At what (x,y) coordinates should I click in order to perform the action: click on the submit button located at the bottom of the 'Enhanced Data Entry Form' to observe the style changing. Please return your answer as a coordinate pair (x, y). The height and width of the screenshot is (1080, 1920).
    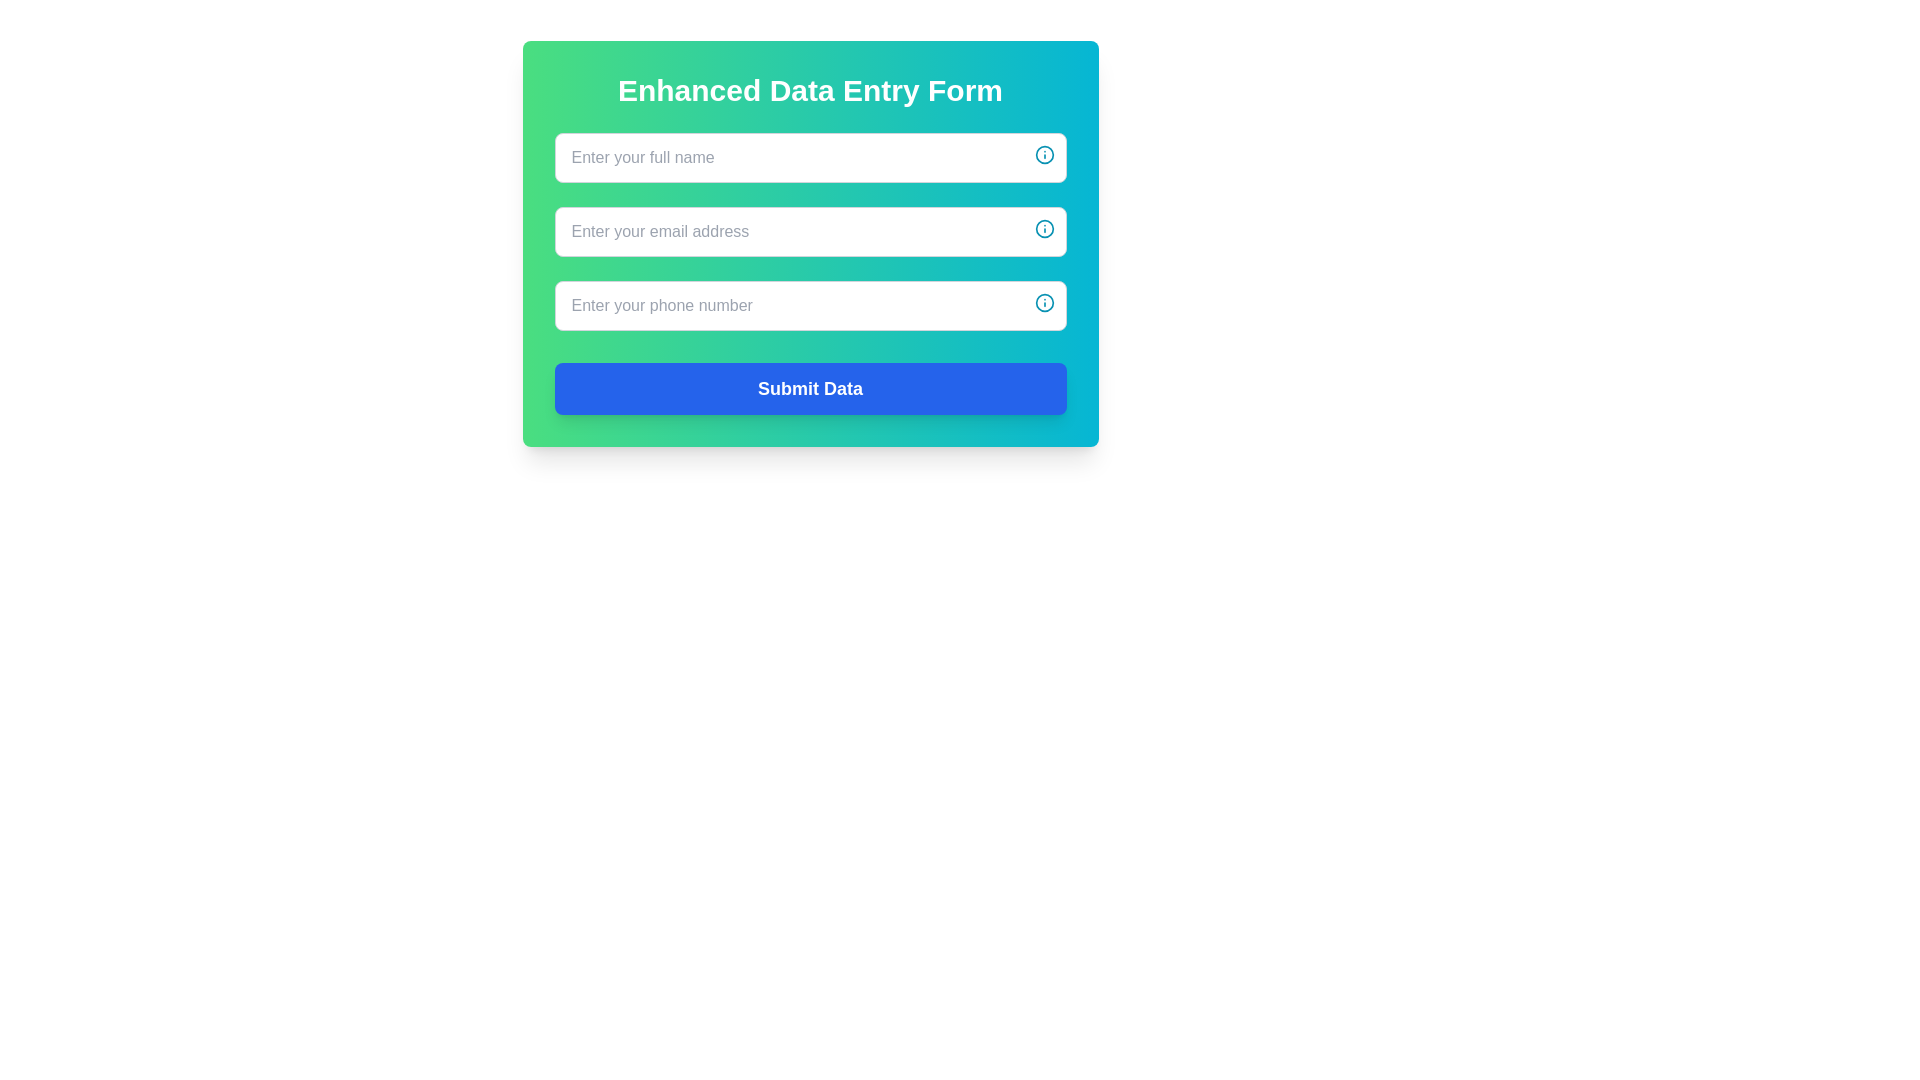
    Looking at the image, I should click on (810, 389).